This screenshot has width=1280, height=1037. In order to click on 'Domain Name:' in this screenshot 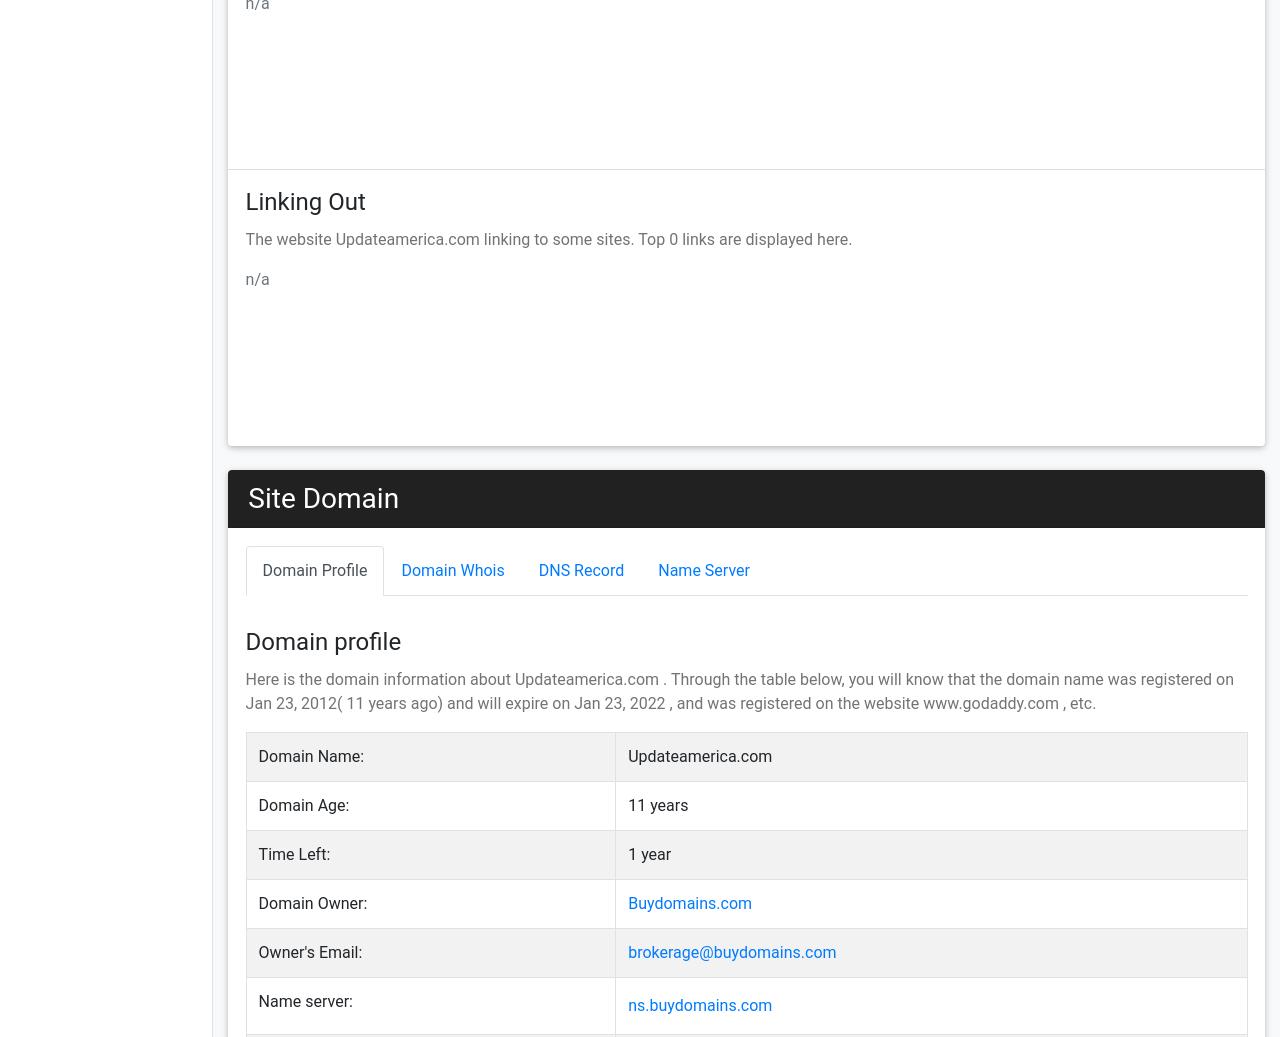, I will do `click(310, 756)`.